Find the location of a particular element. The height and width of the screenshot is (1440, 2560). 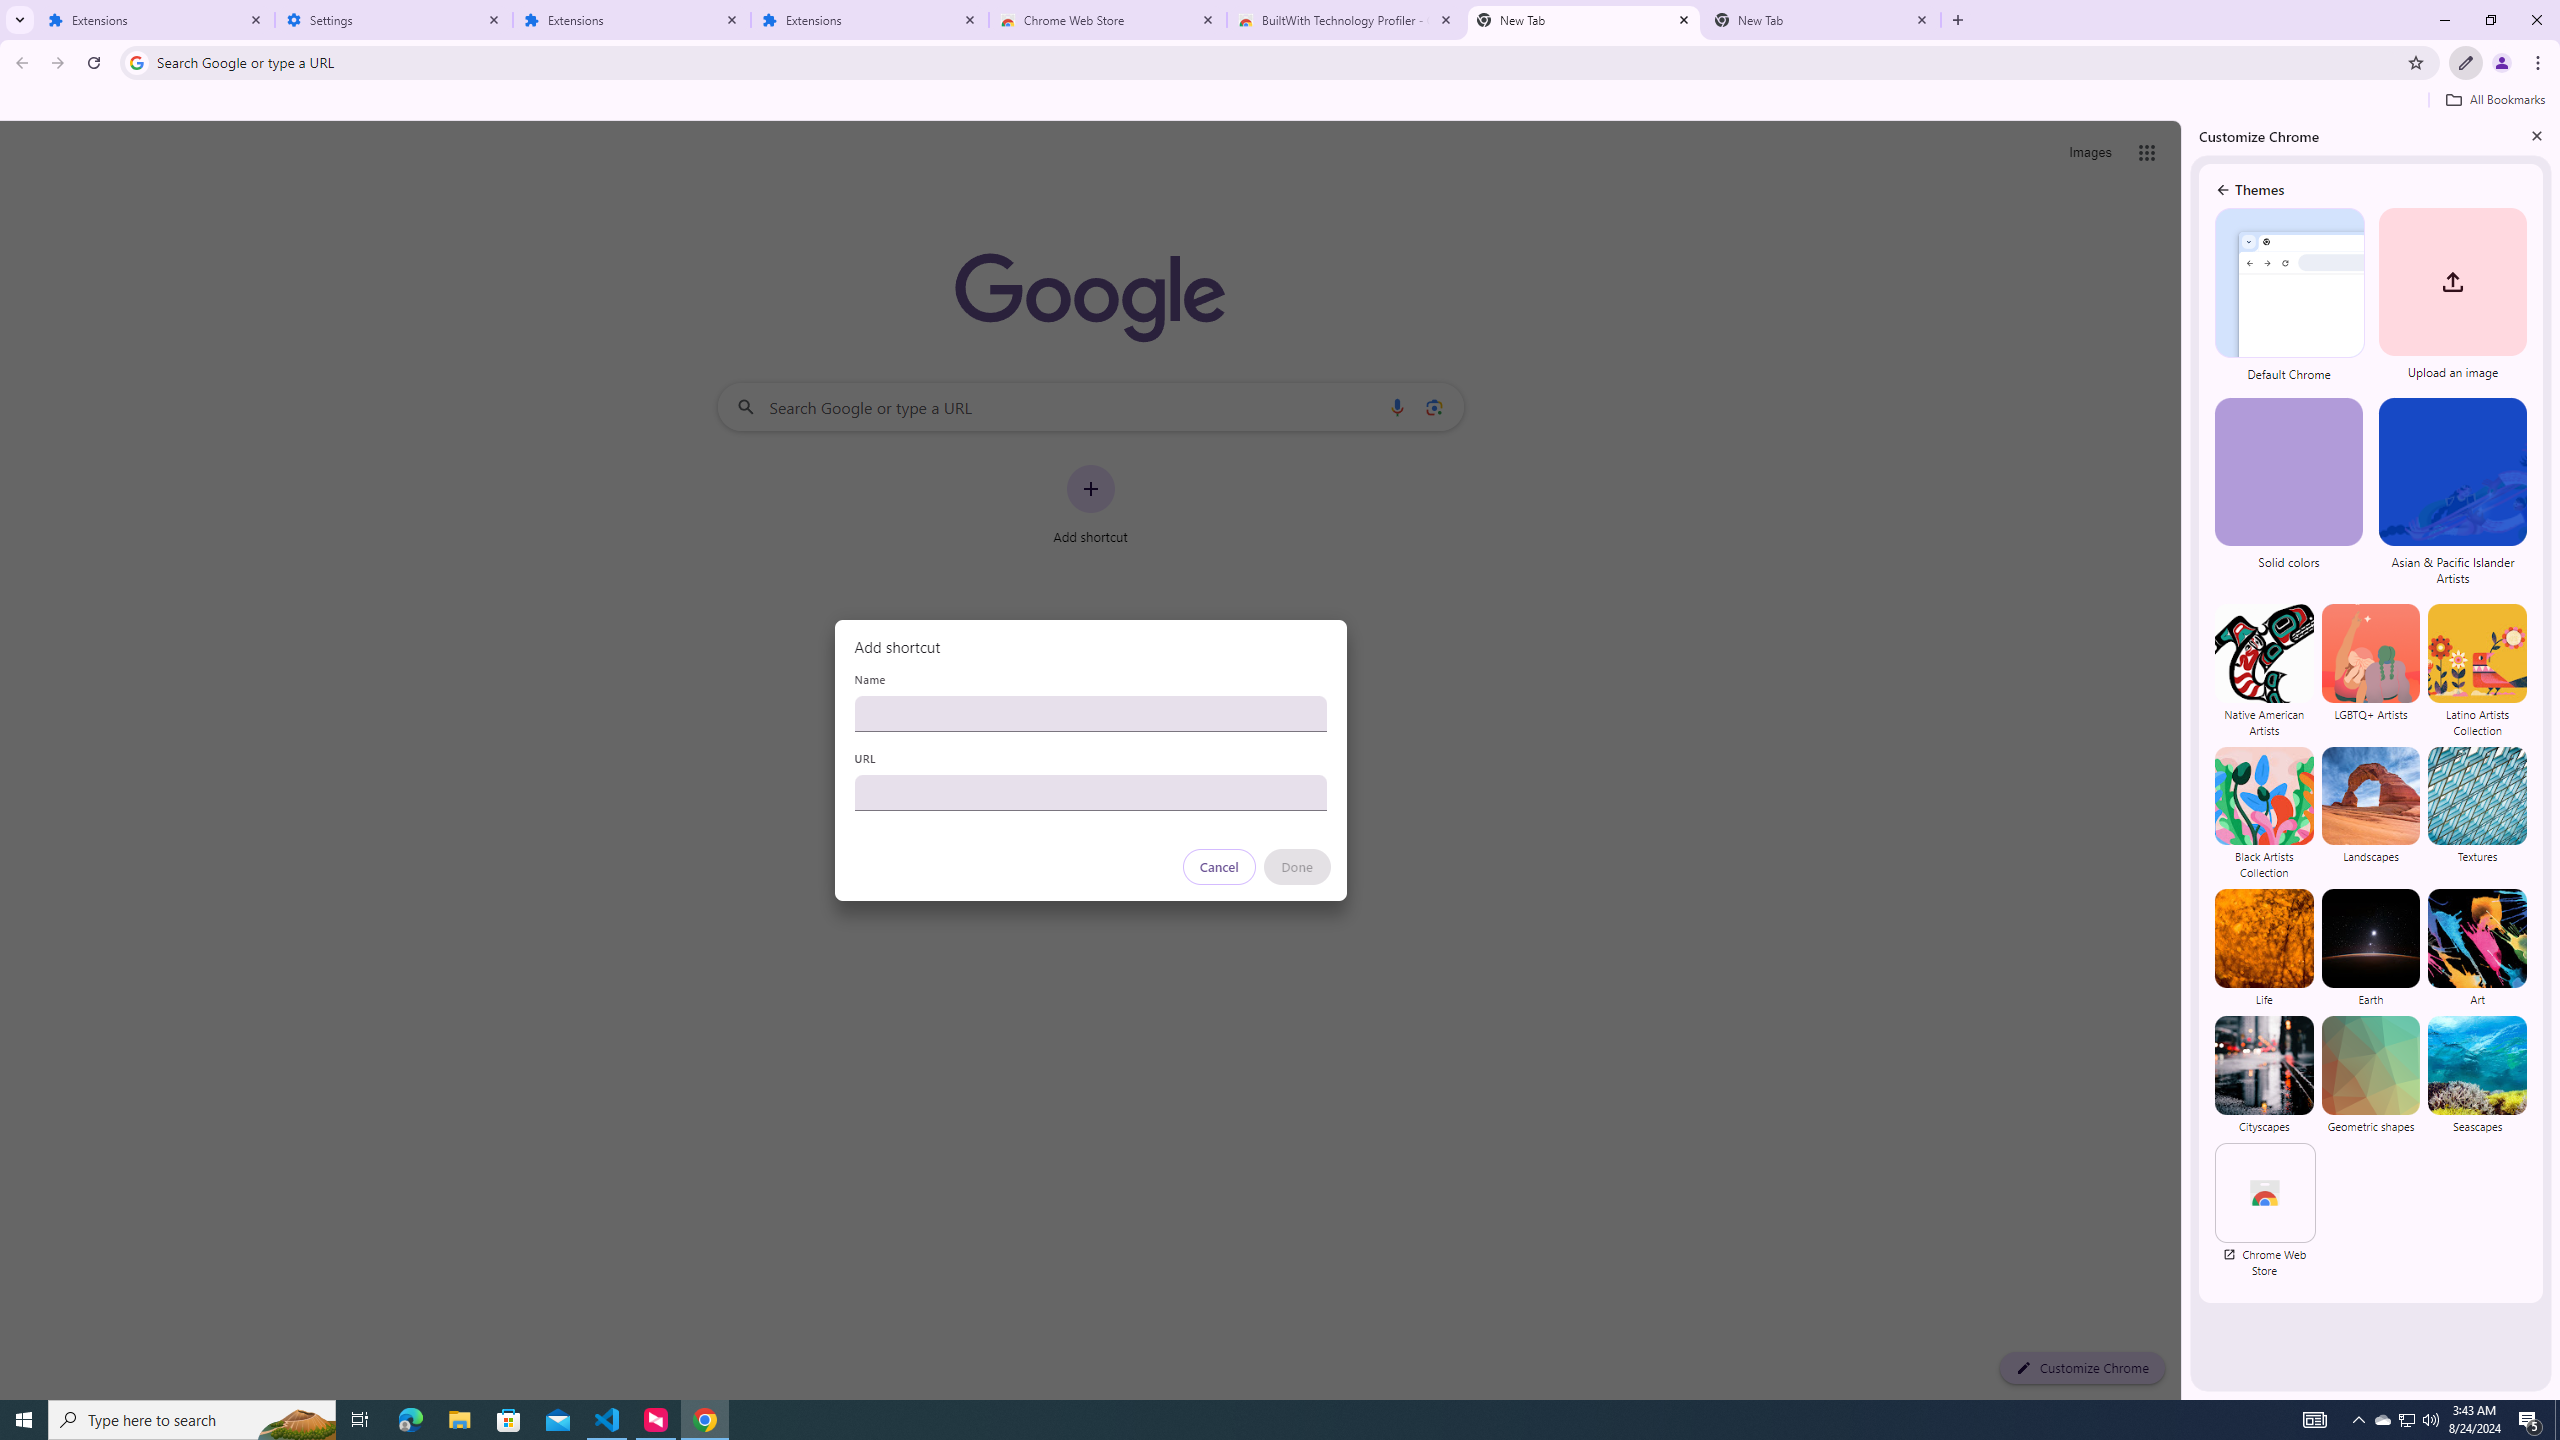

'LGBTQ+ Artists' is located at coordinates (2371, 670).